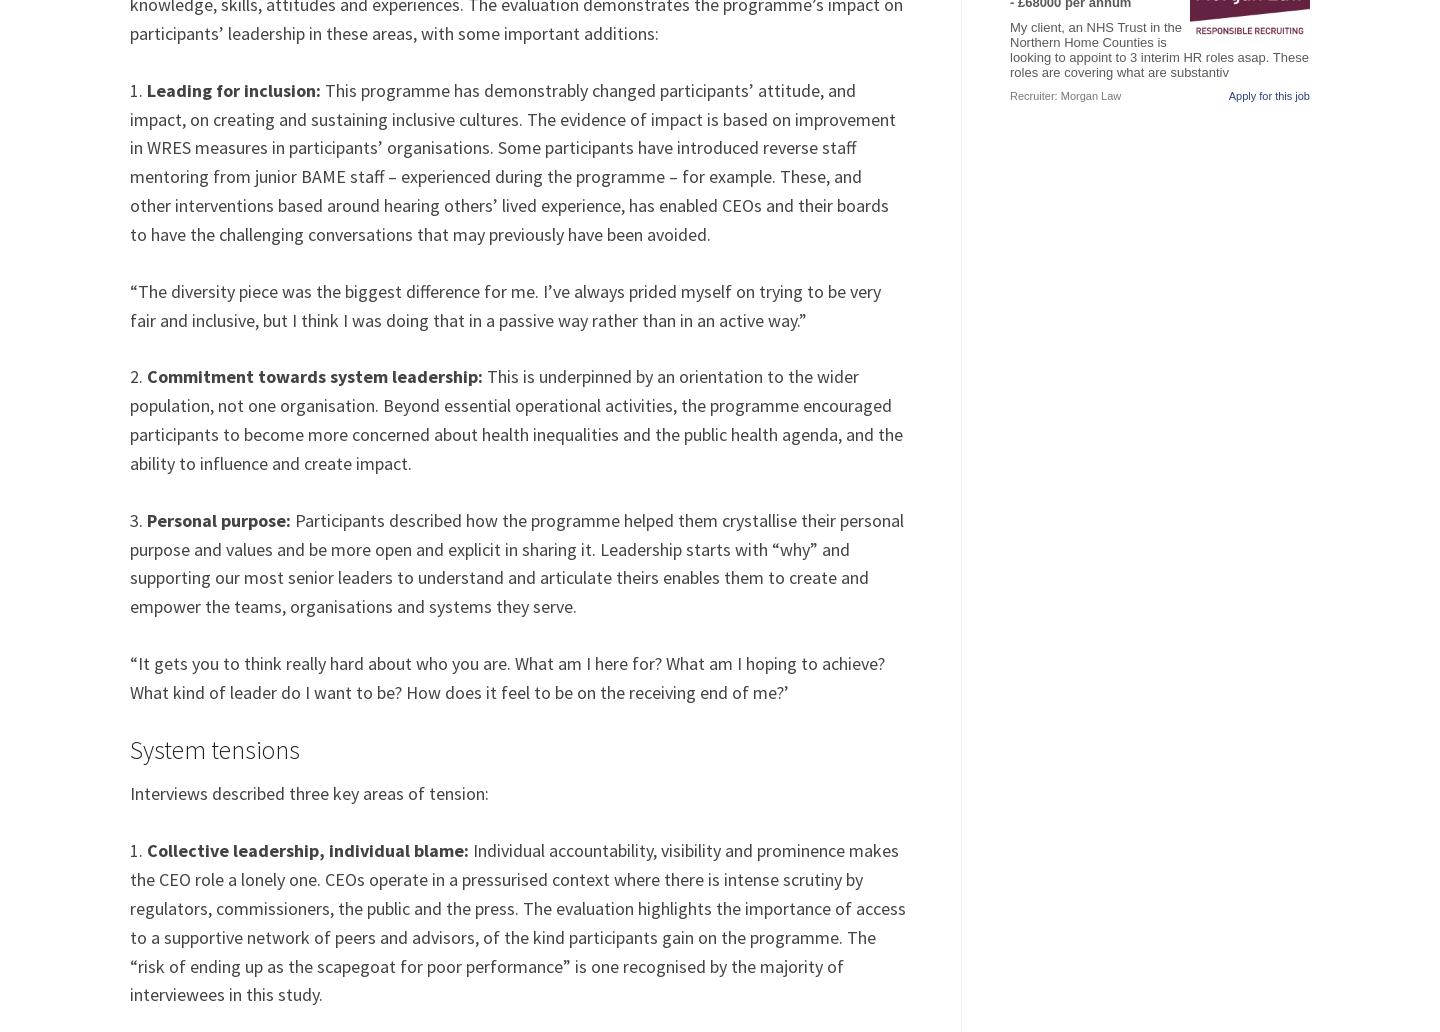 The image size is (1440, 1032). What do you see at coordinates (146, 89) in the screenshot?
I see `'Leading for inclusion:'` at bounding box center [146, 89].